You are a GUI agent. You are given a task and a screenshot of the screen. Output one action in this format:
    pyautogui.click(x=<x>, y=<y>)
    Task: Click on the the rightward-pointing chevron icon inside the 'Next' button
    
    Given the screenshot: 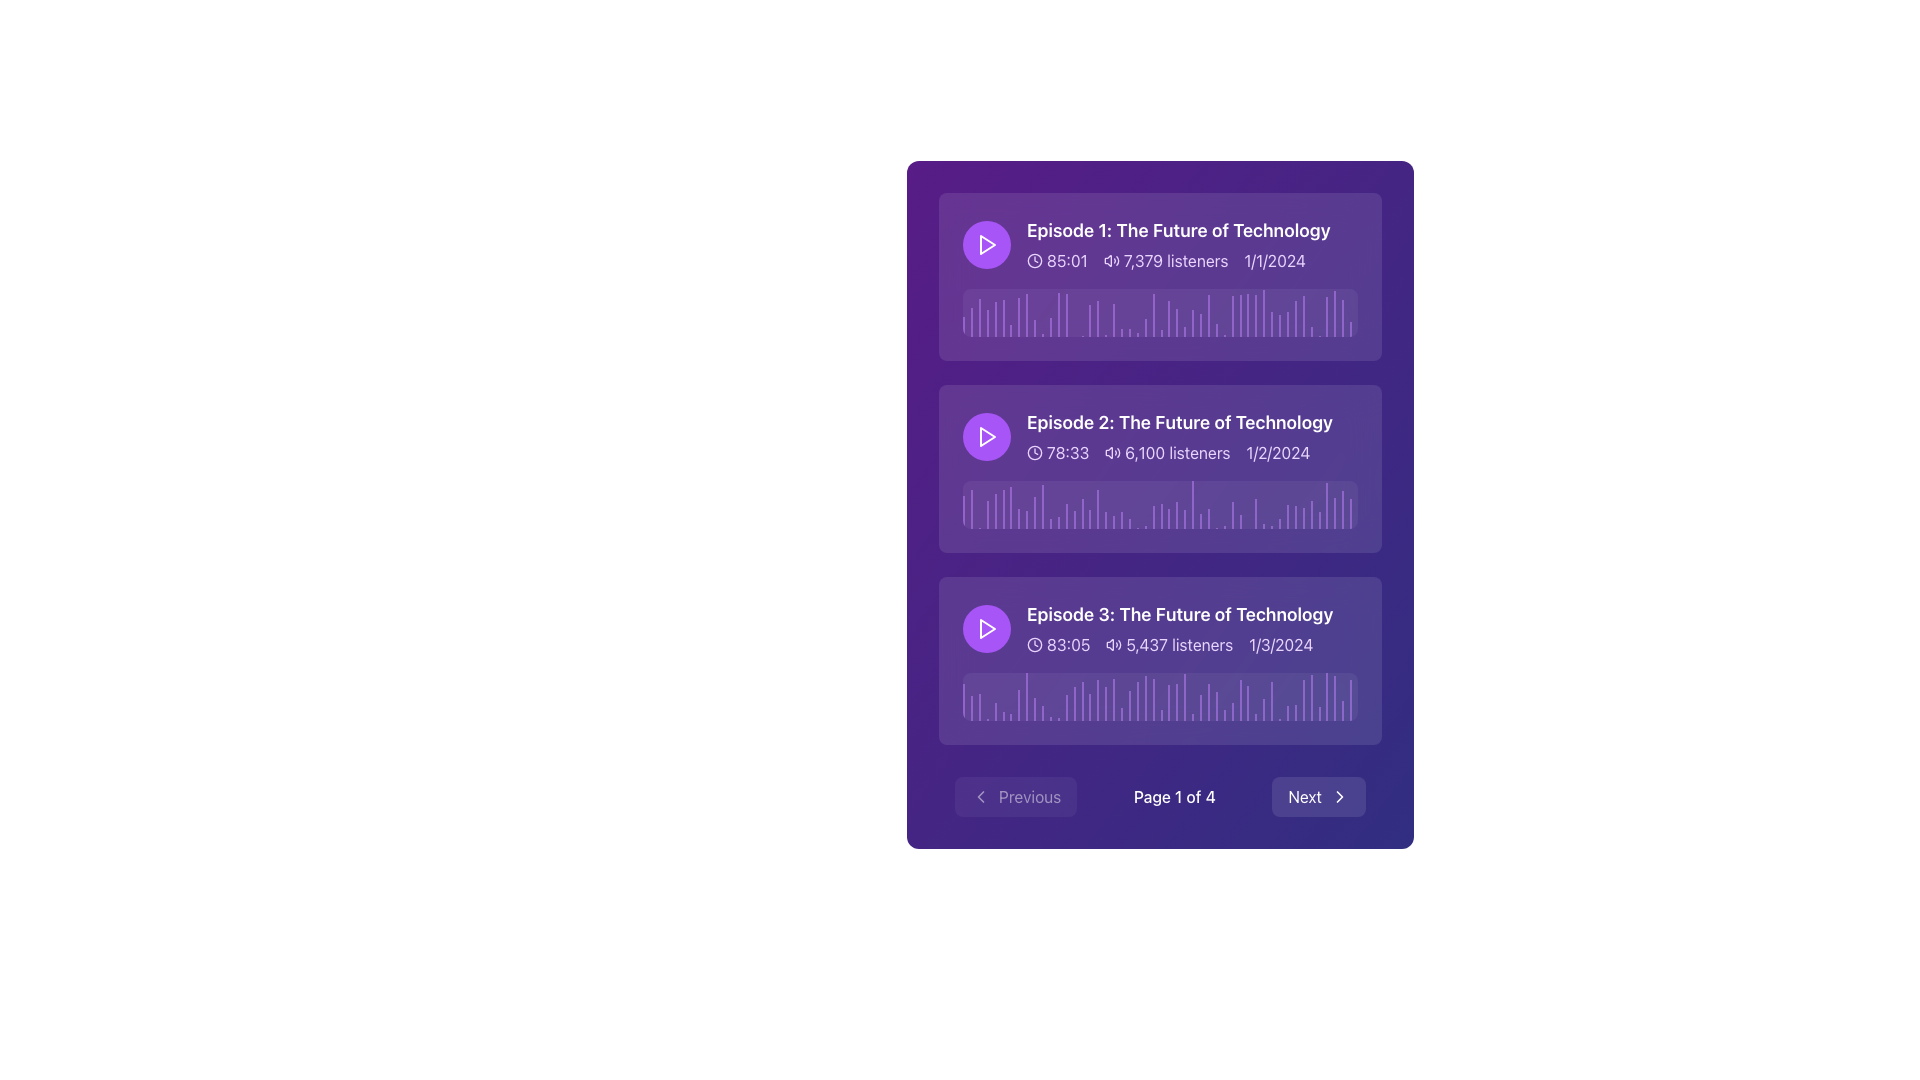 What is the action you would take?
    pyautogui.click(x=1339, y=796)
    